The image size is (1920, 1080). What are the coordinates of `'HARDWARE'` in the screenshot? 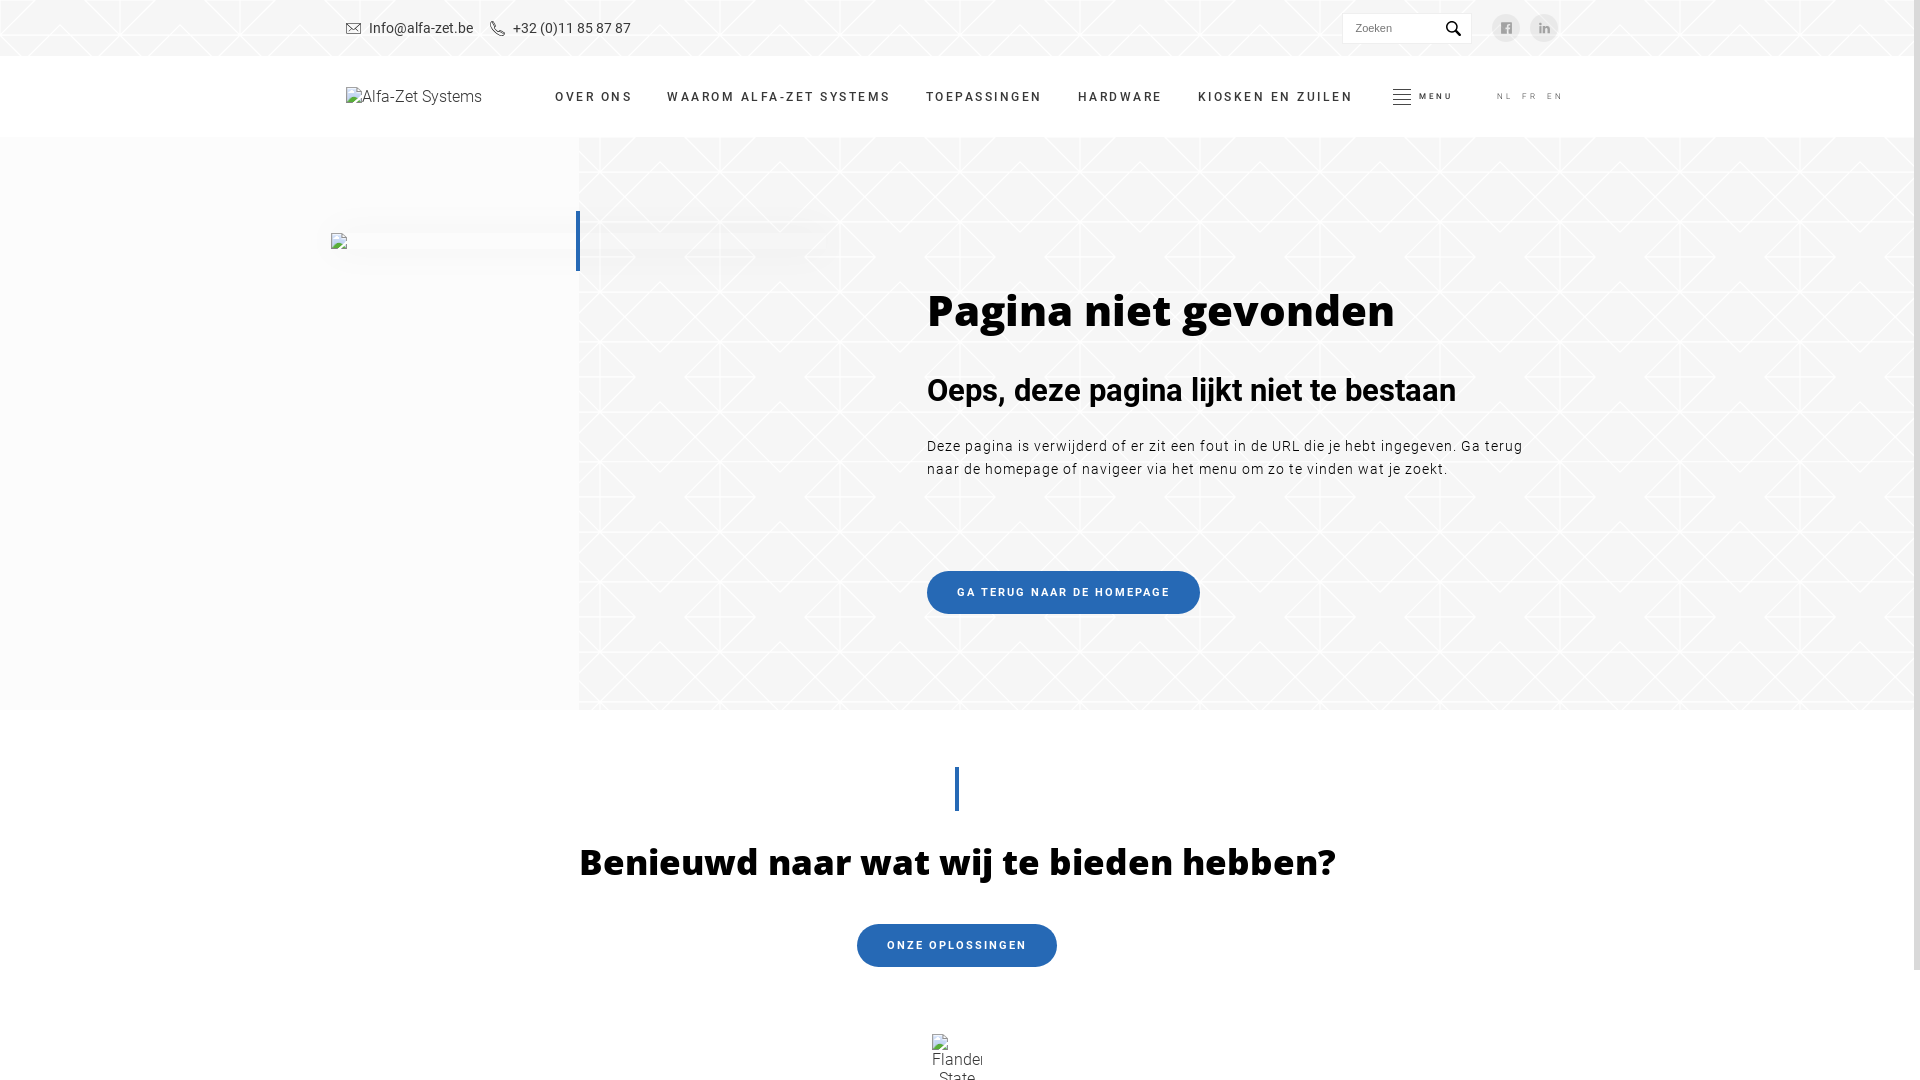 It's located at (1120, 96).